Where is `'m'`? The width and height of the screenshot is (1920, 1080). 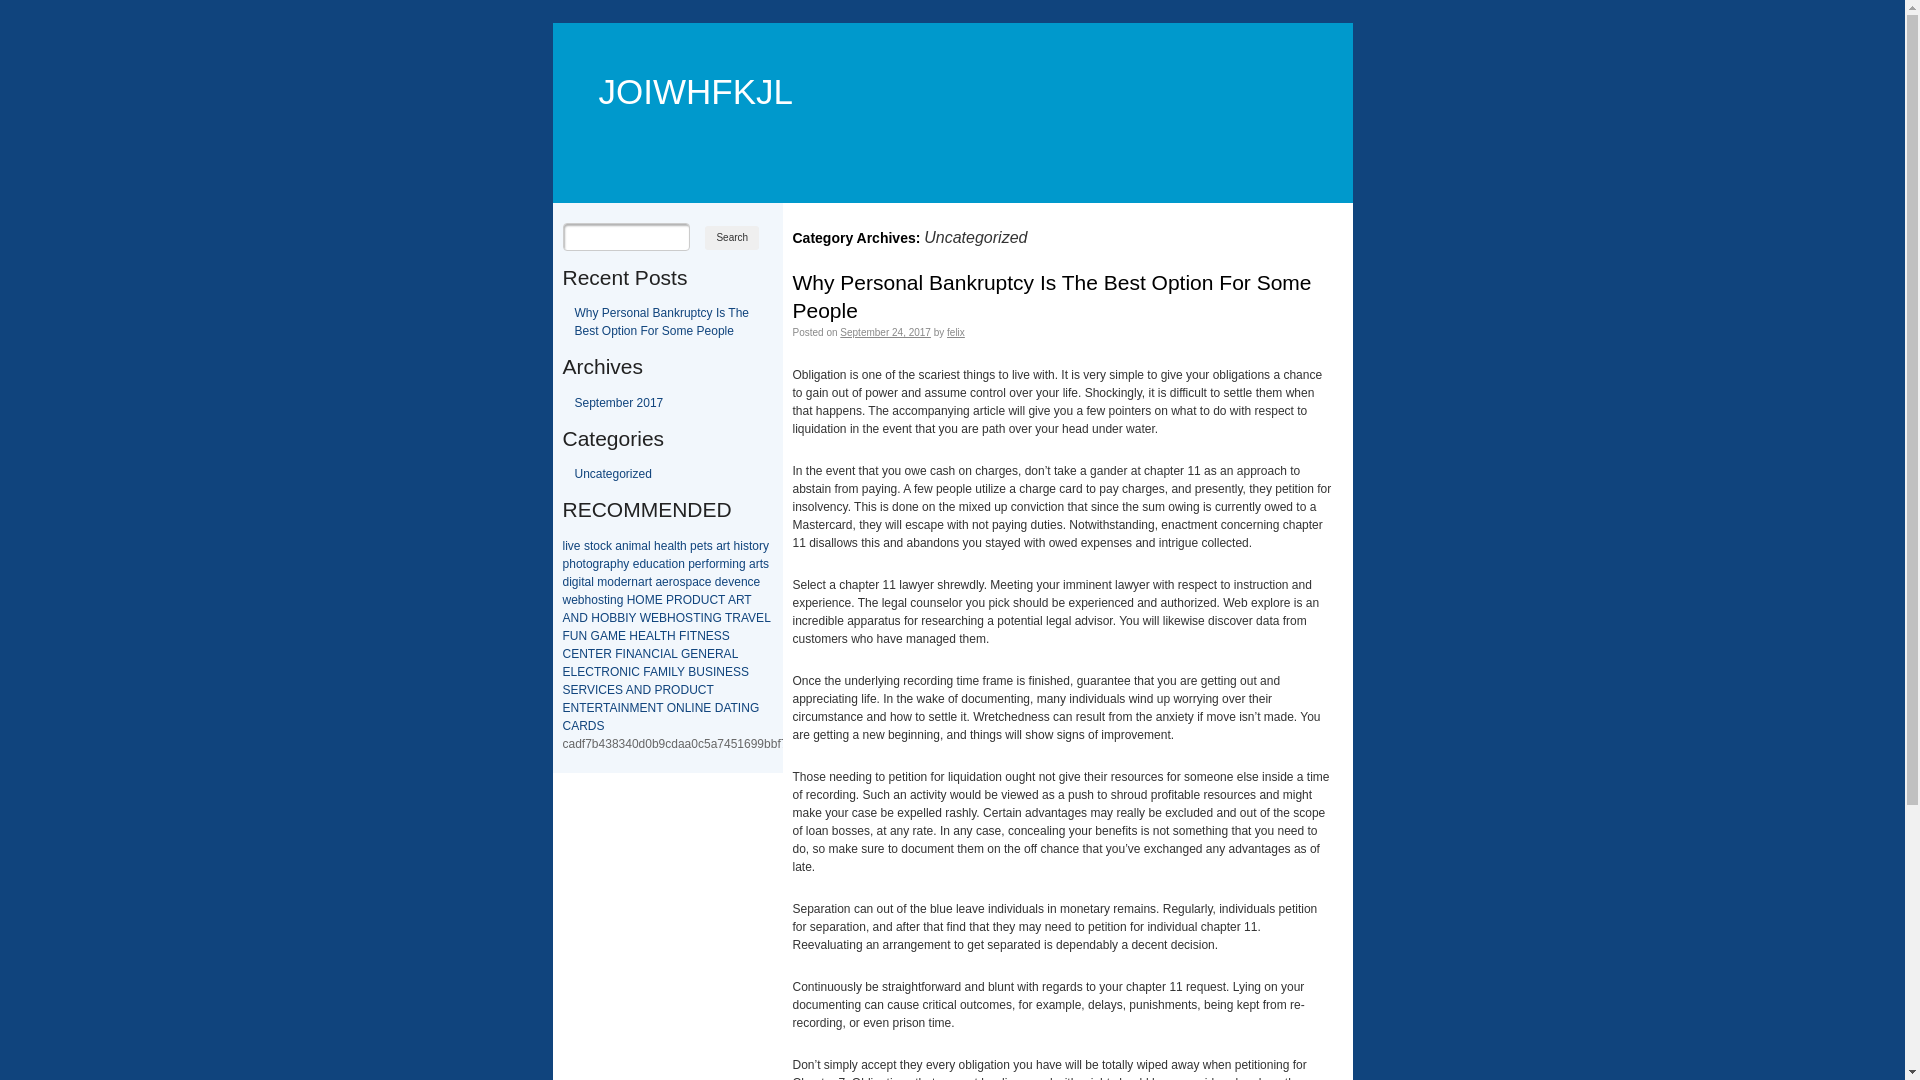 'm' is located at coordinates (600, 582).